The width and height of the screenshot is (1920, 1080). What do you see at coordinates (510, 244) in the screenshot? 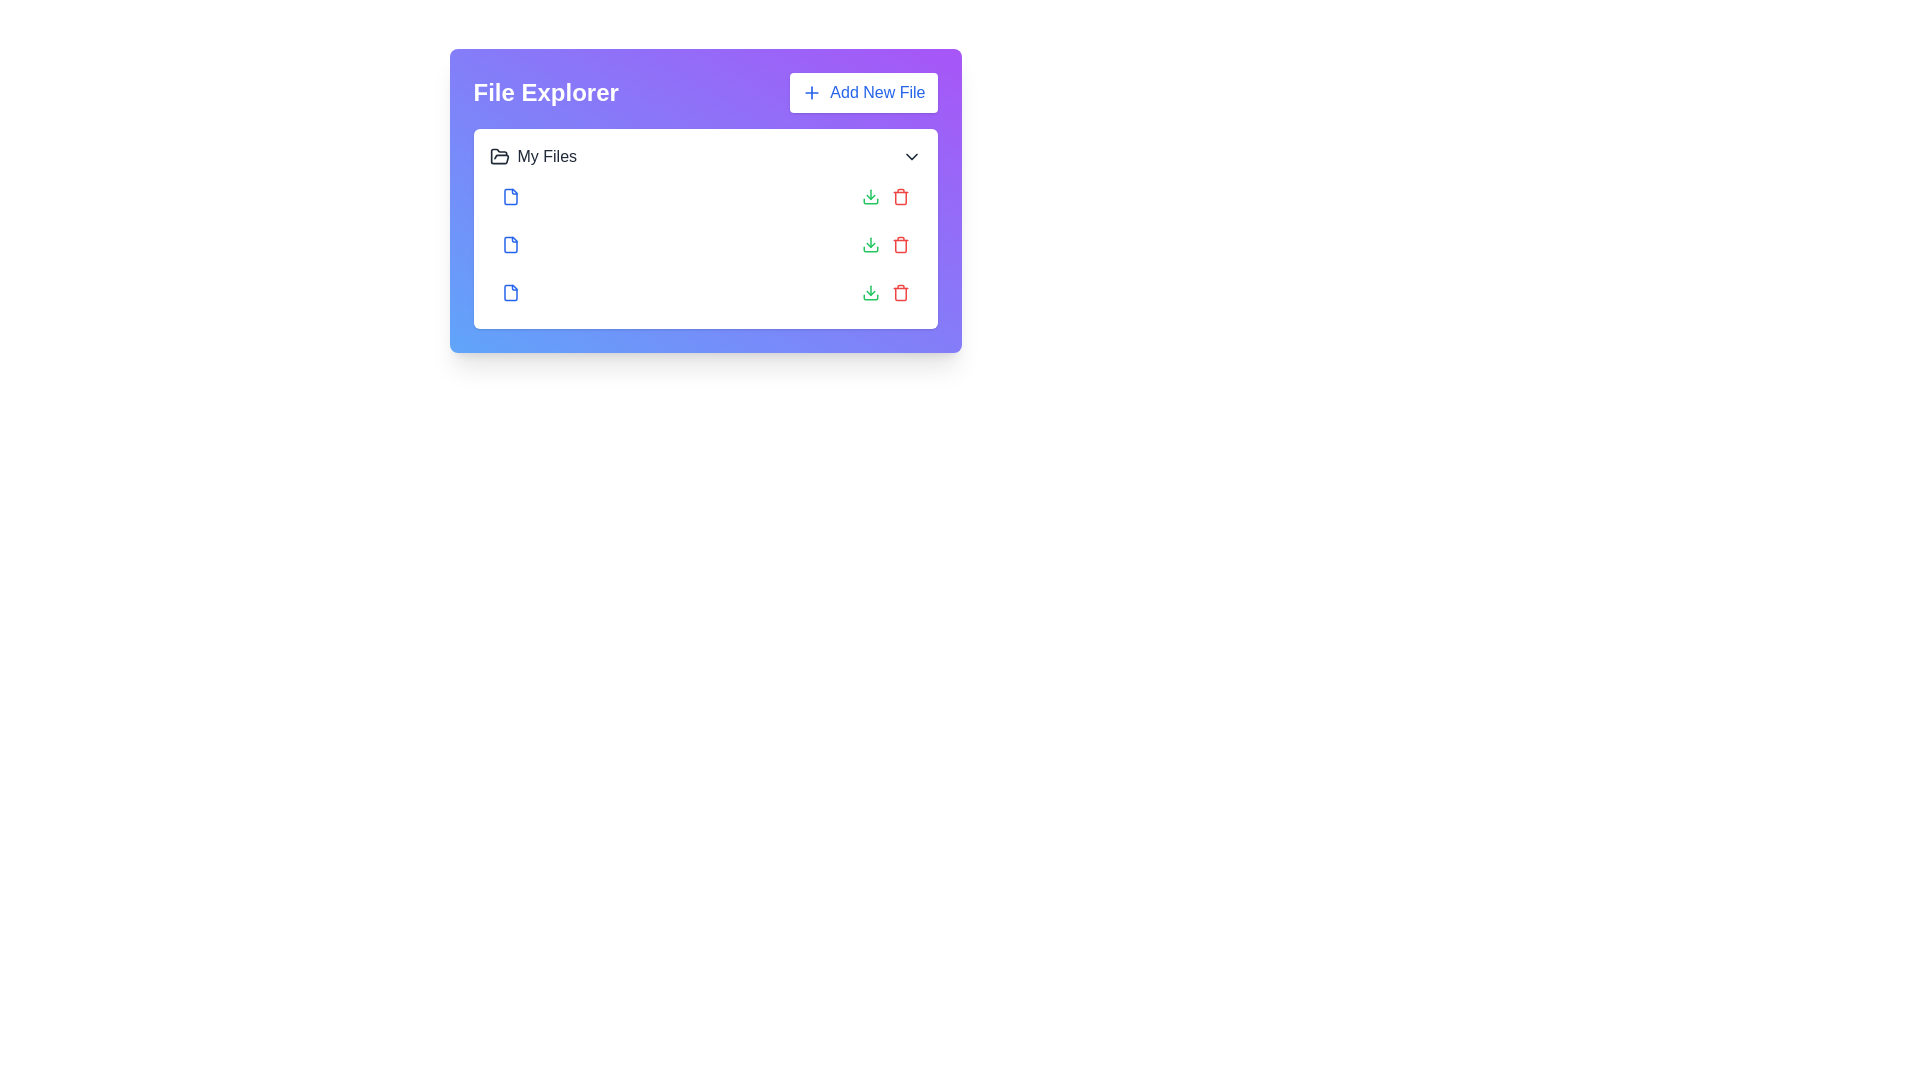
I see `the file icon representing 'Meeting_Notes.txt'` at bounding box center [510, 244].